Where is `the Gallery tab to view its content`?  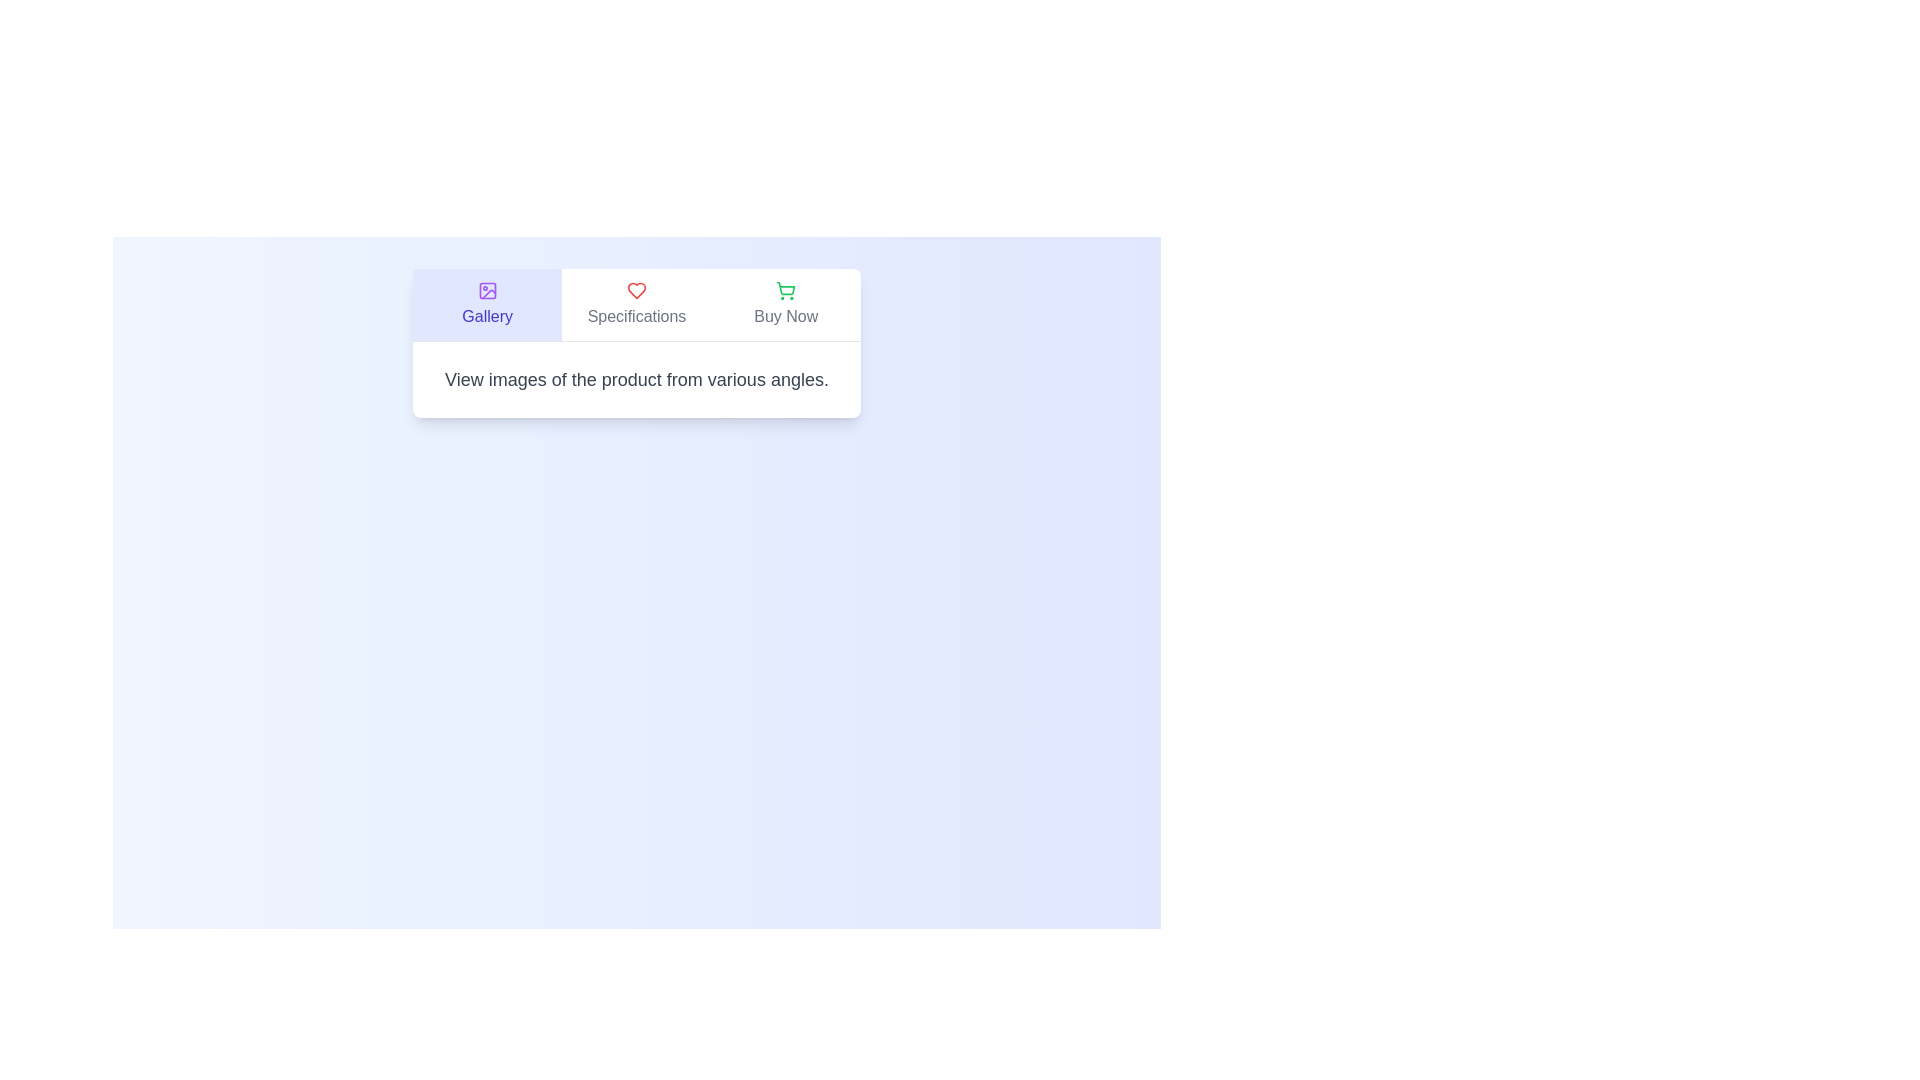
the Gallery tab to view its content is located at coordinates (487, 304).